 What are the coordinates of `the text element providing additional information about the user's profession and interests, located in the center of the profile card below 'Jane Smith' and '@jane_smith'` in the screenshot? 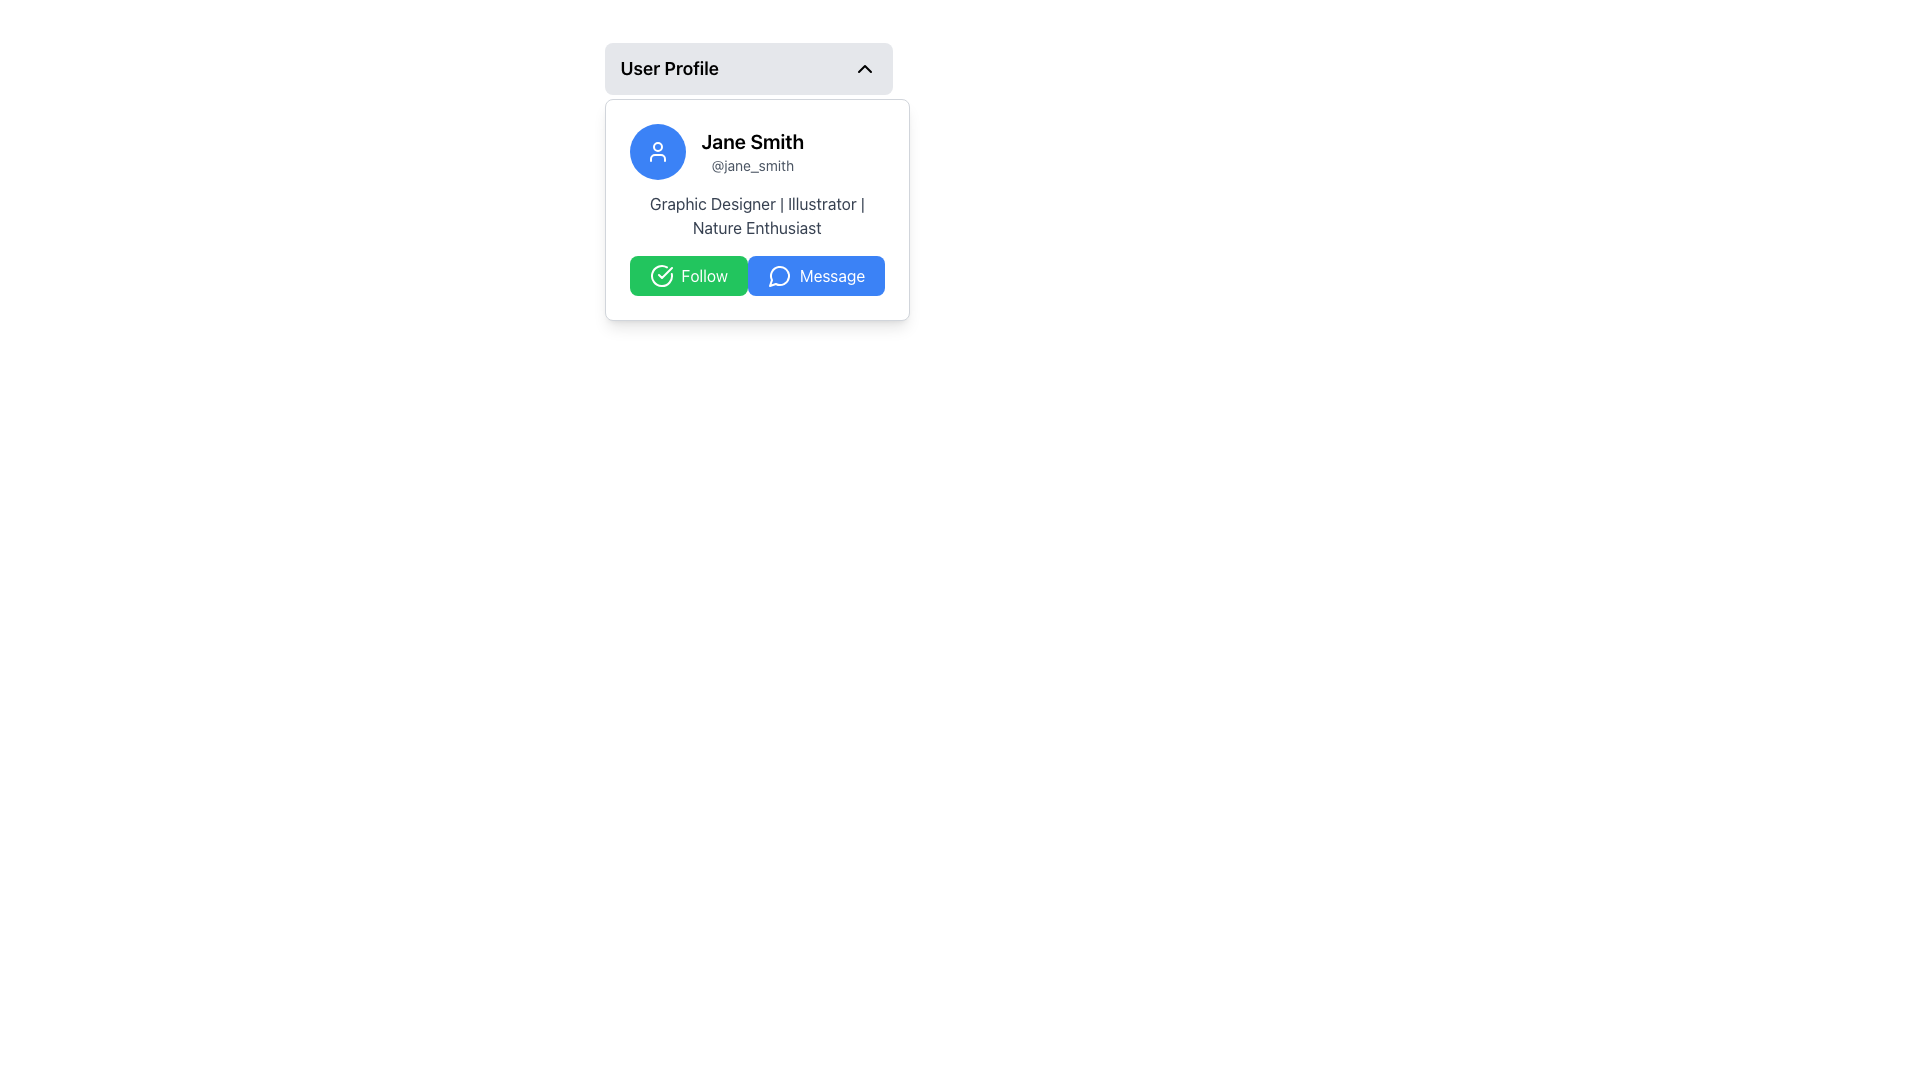 It's located at (756, 216).